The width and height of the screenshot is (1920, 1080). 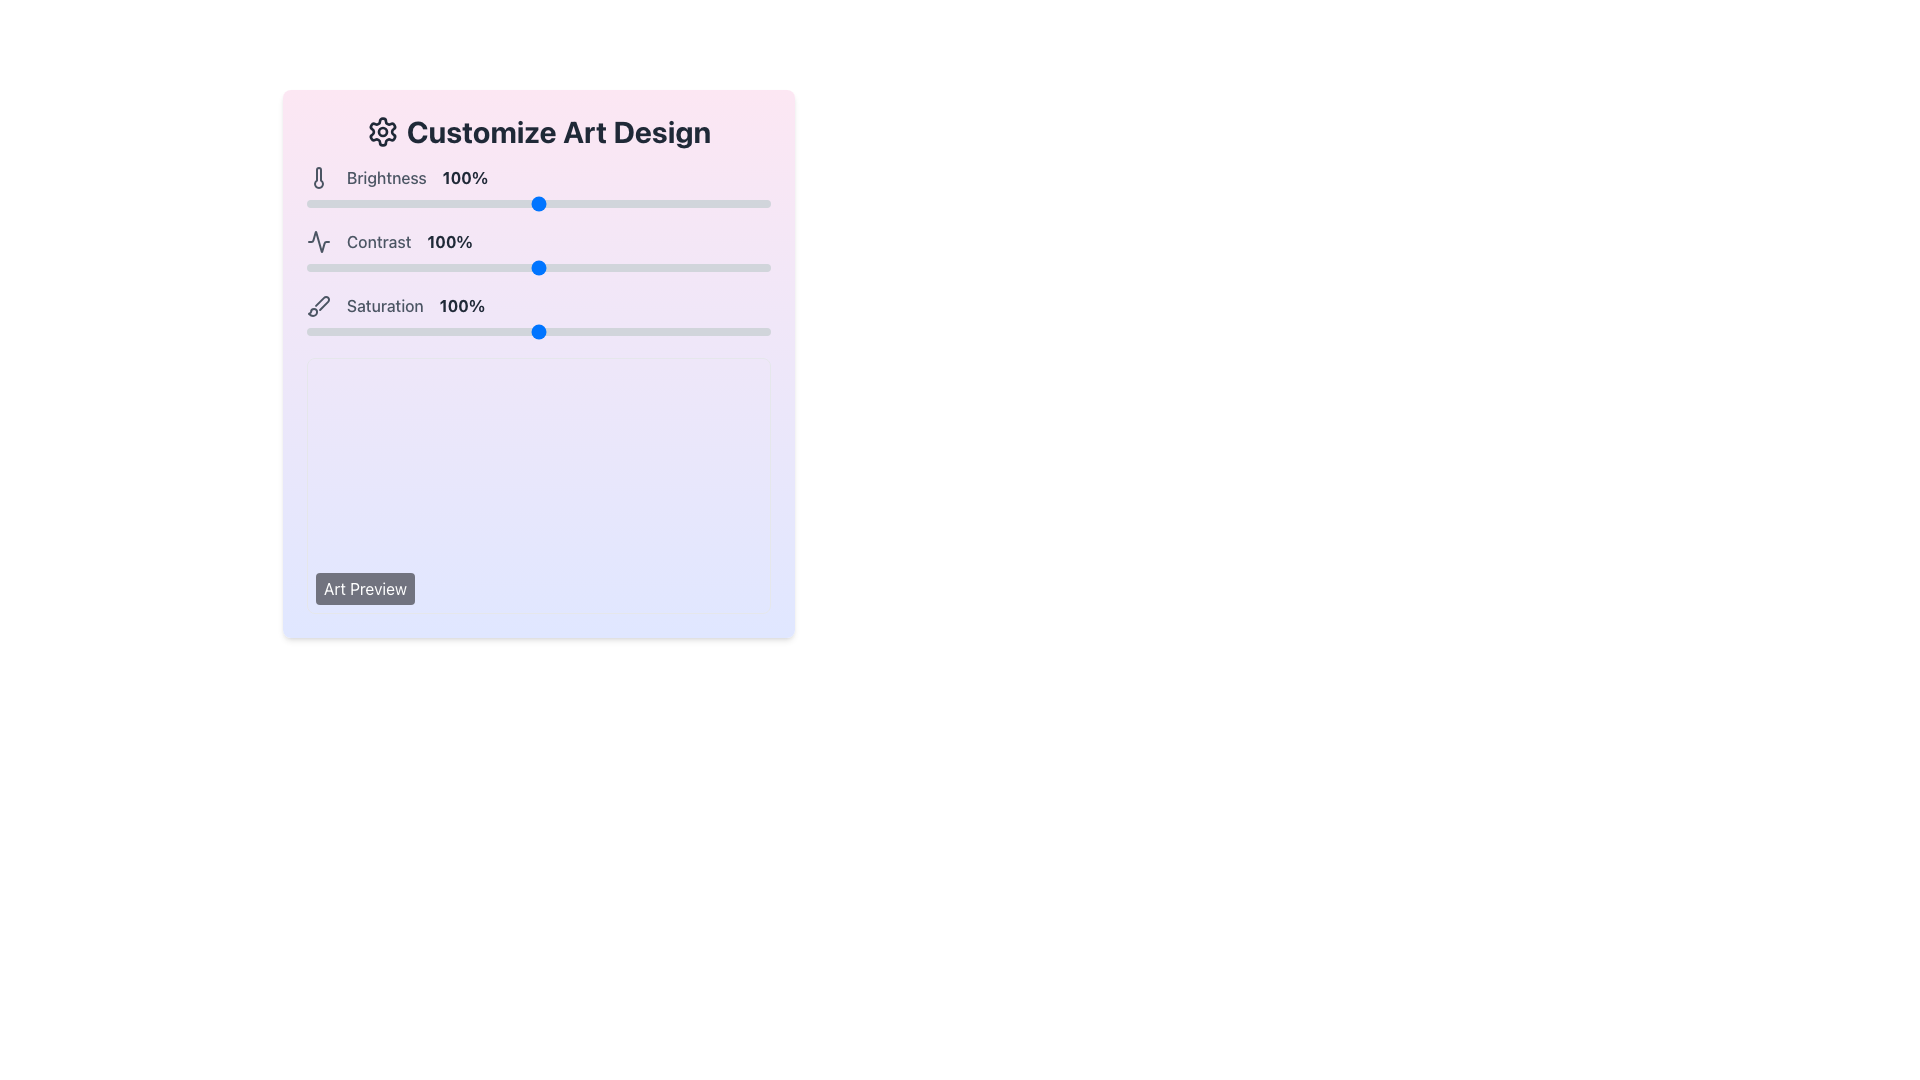 I want to click on the contrast level, so click(x=417, y=266).